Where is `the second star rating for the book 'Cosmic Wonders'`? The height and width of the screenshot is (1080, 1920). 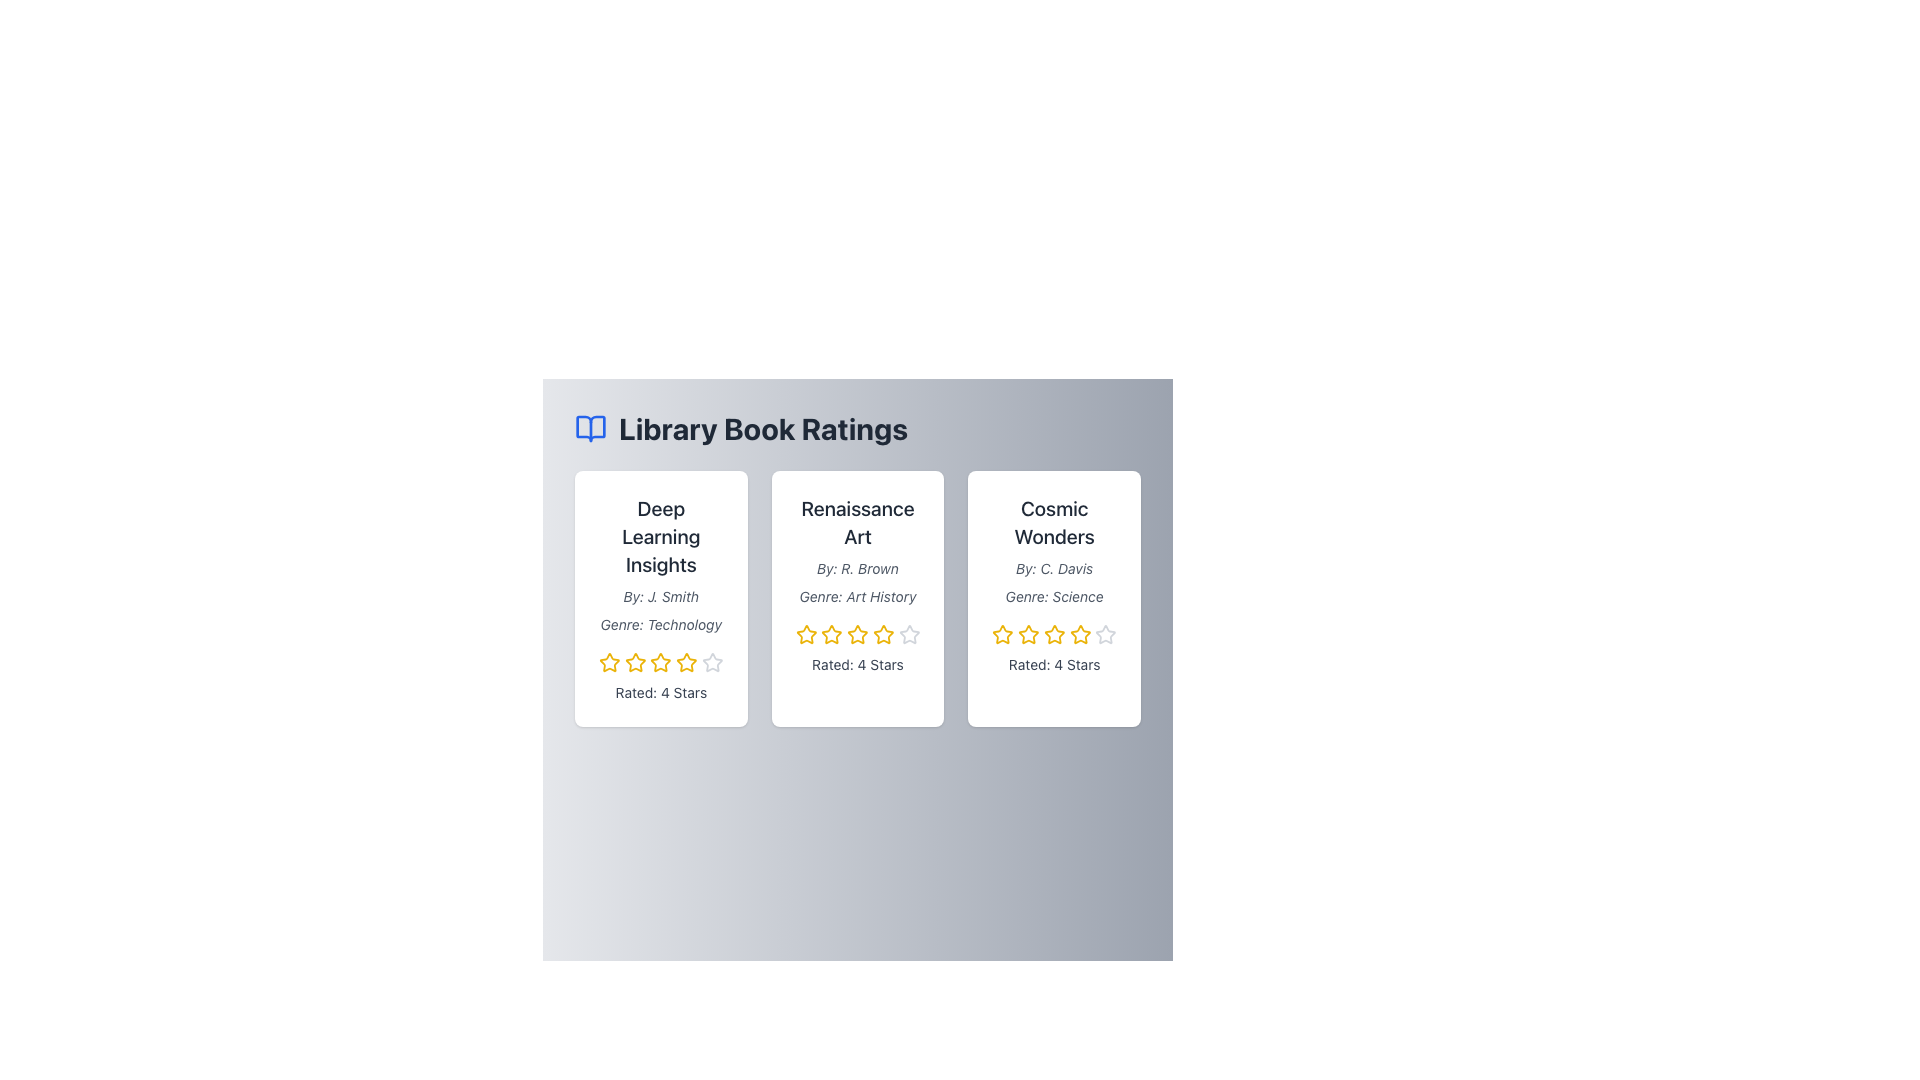
the second star rating for the book 'Cosmic Wonders' is located at coordinates (1003, 635).